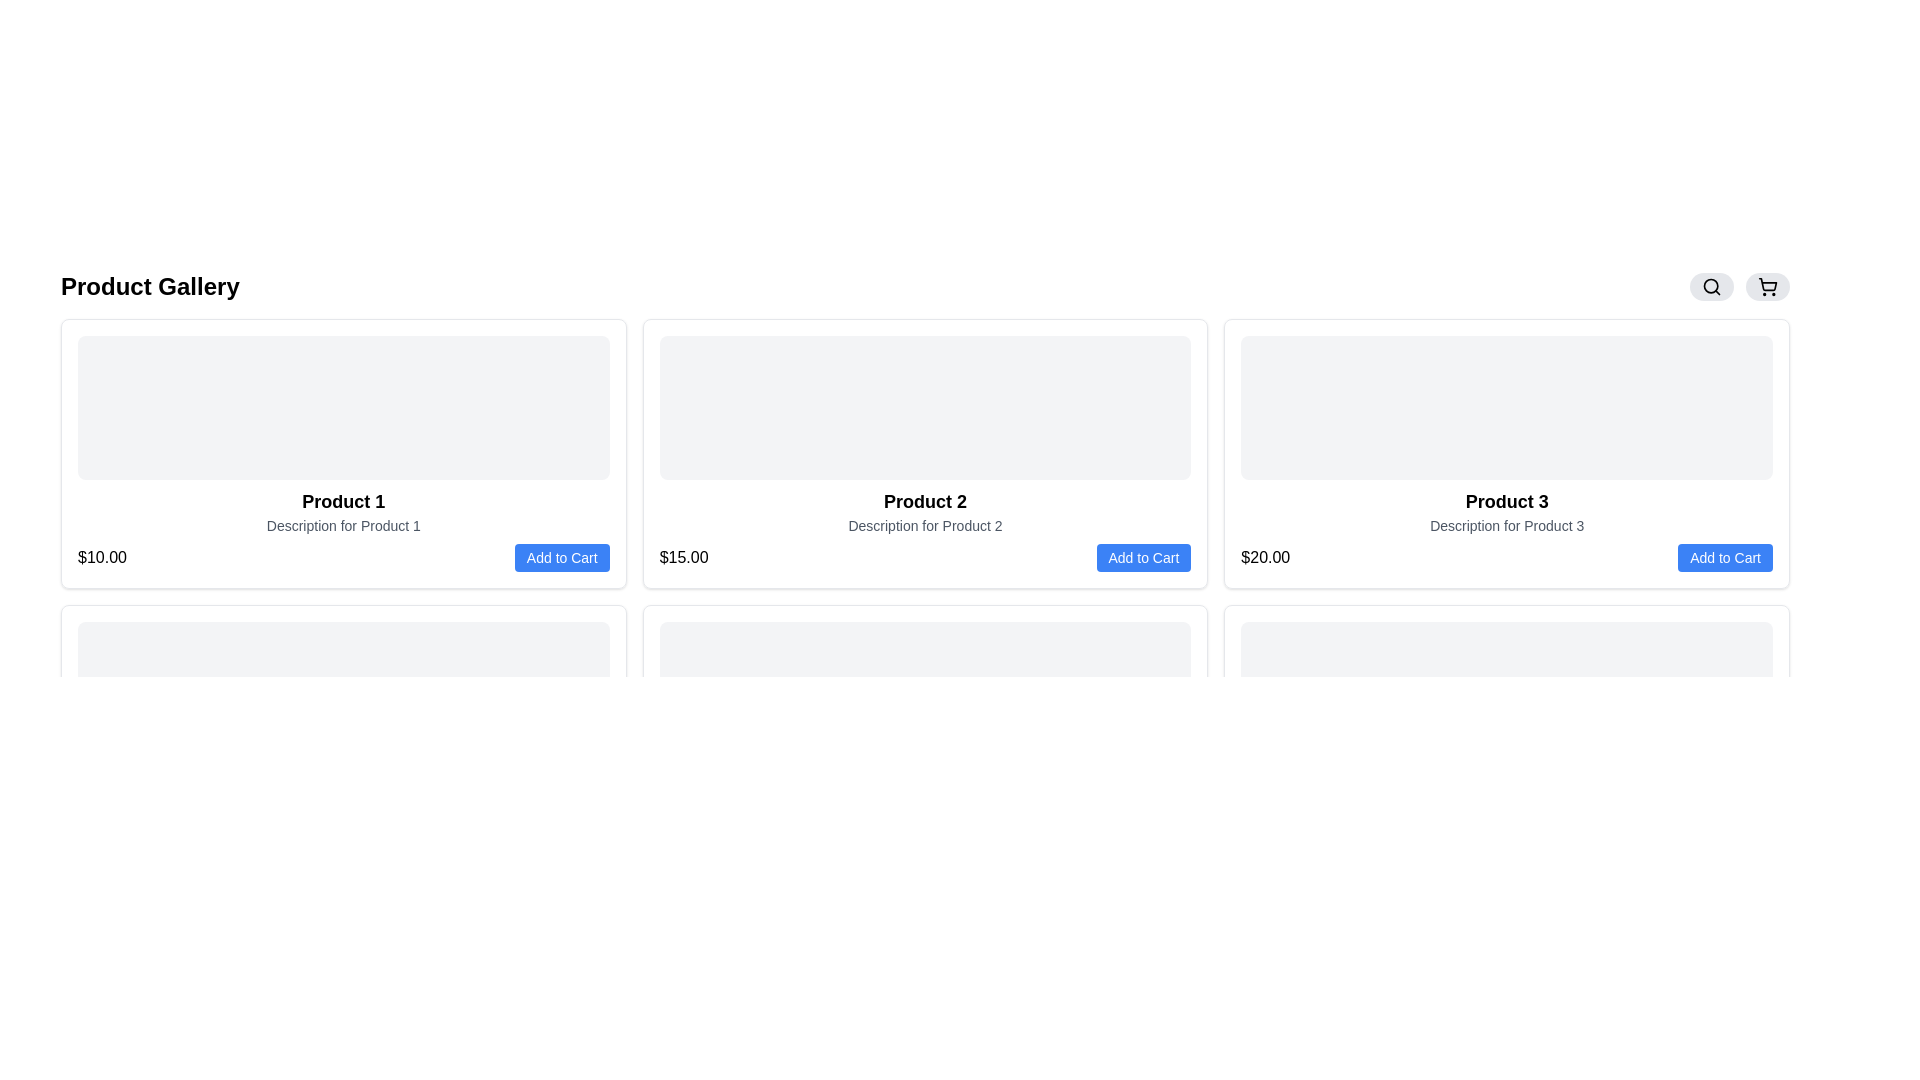 This screenshot has width=1920, height=1080. Describe the element at coordinates (1264, 558) in the screenshot. I see `price label text located below the 'Product 3' title and description, aligned to the left of the 'Add to Cart' button` at that location.